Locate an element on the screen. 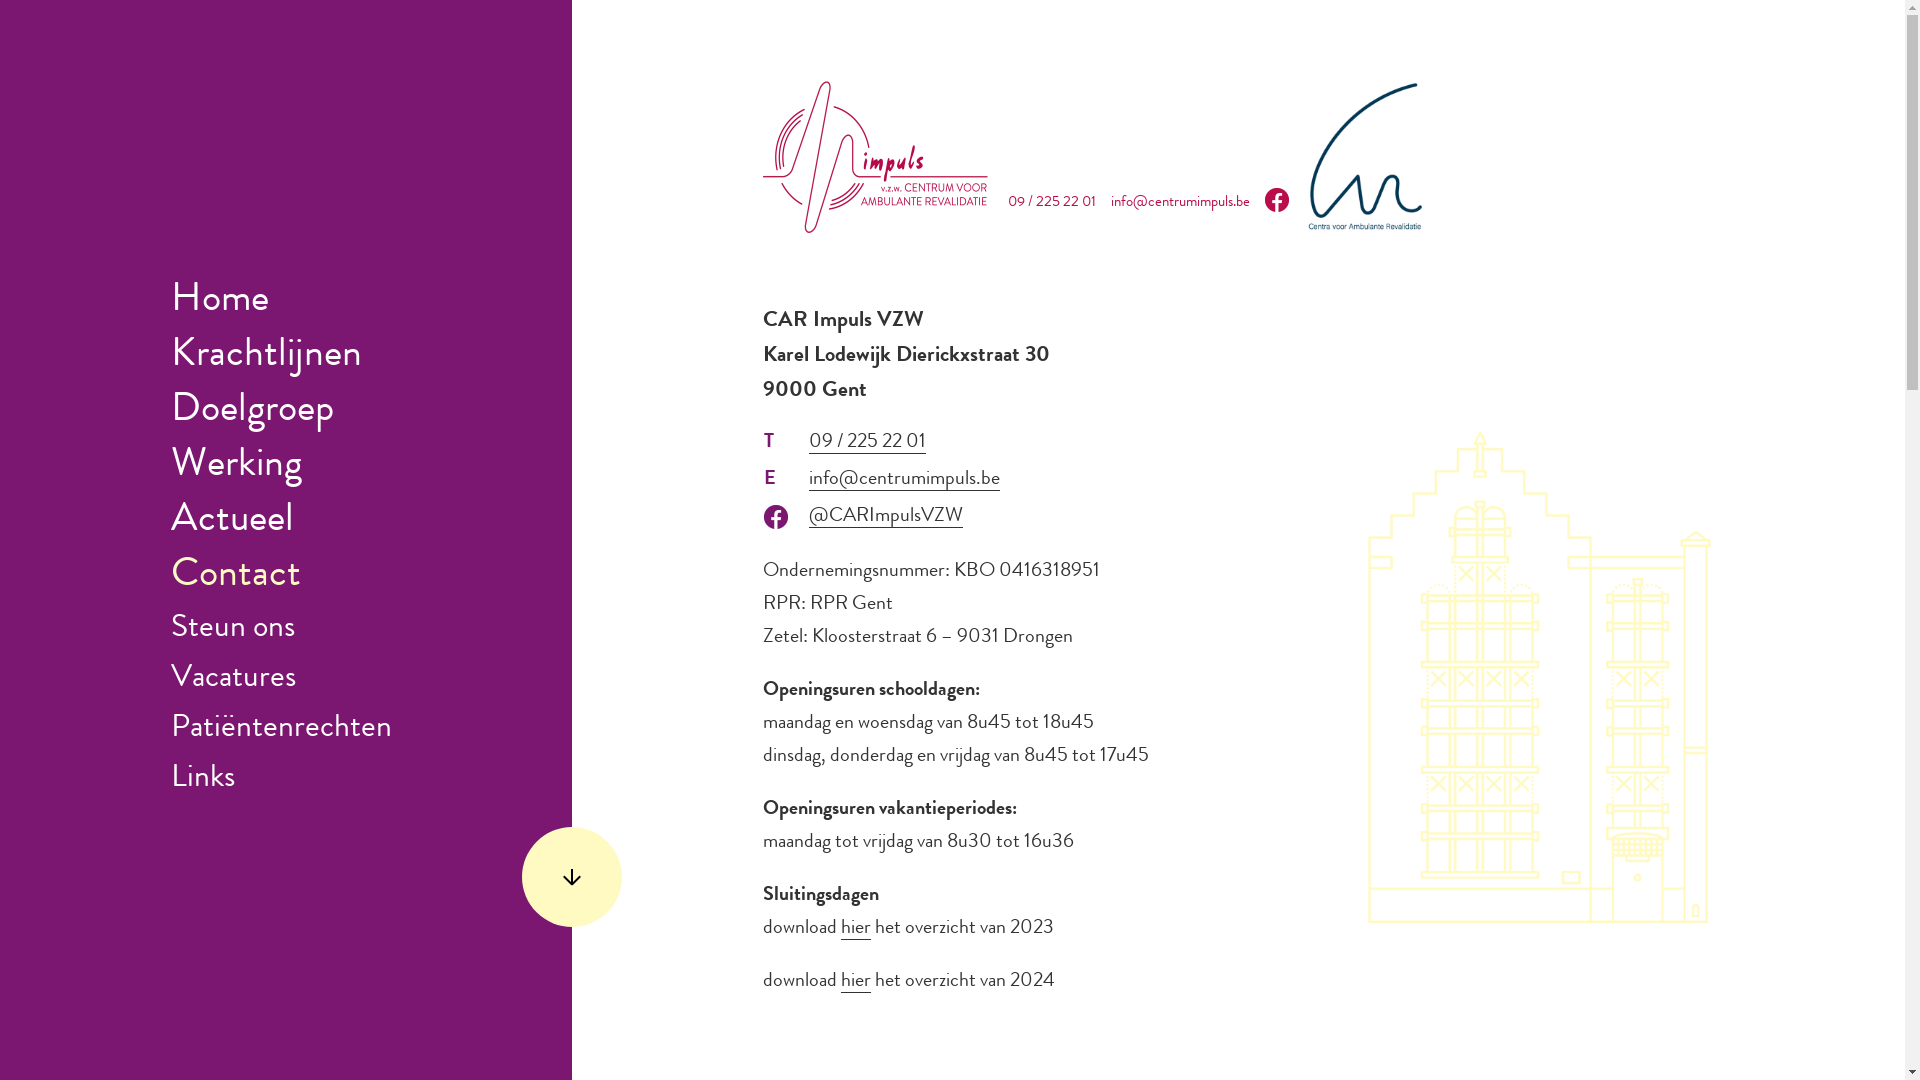  'Werking' is located at coordinates (236, 466).